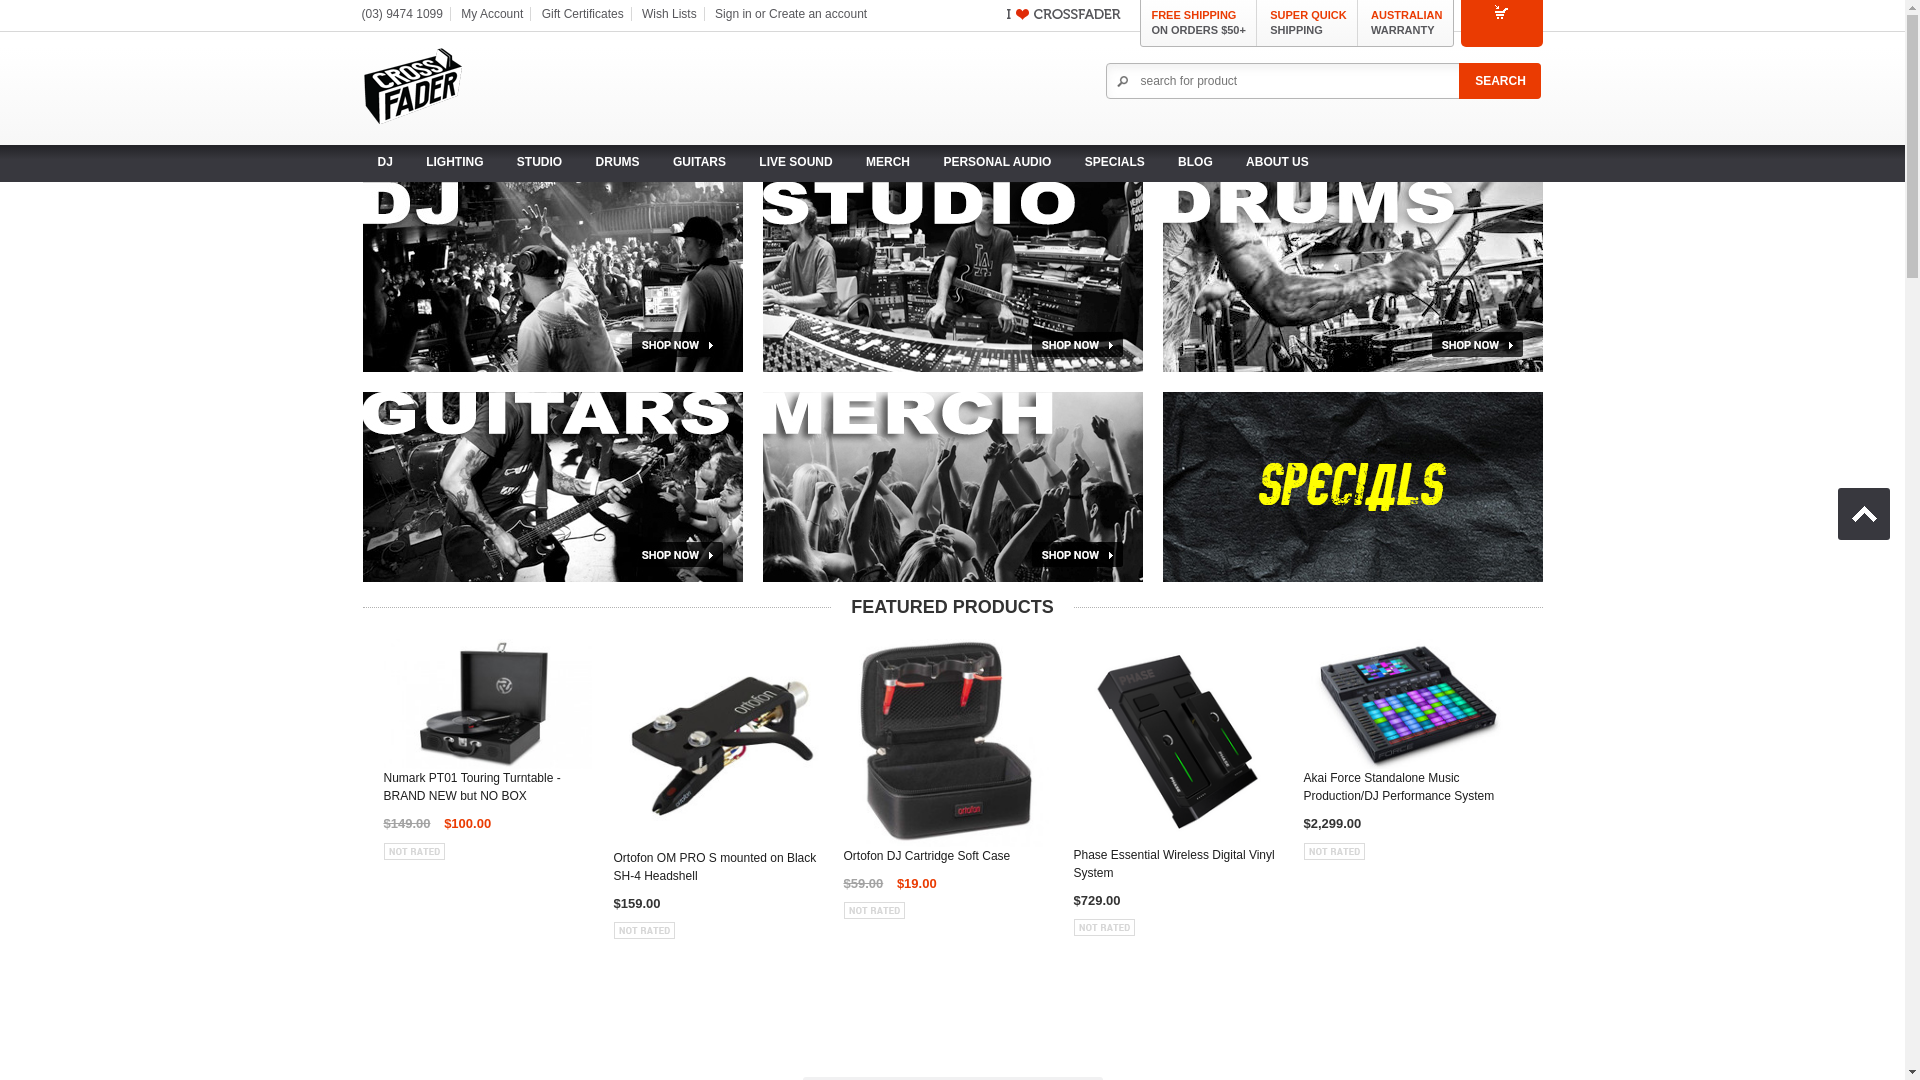  I want to click on '(03) 9474 1099', so click(401, 14).